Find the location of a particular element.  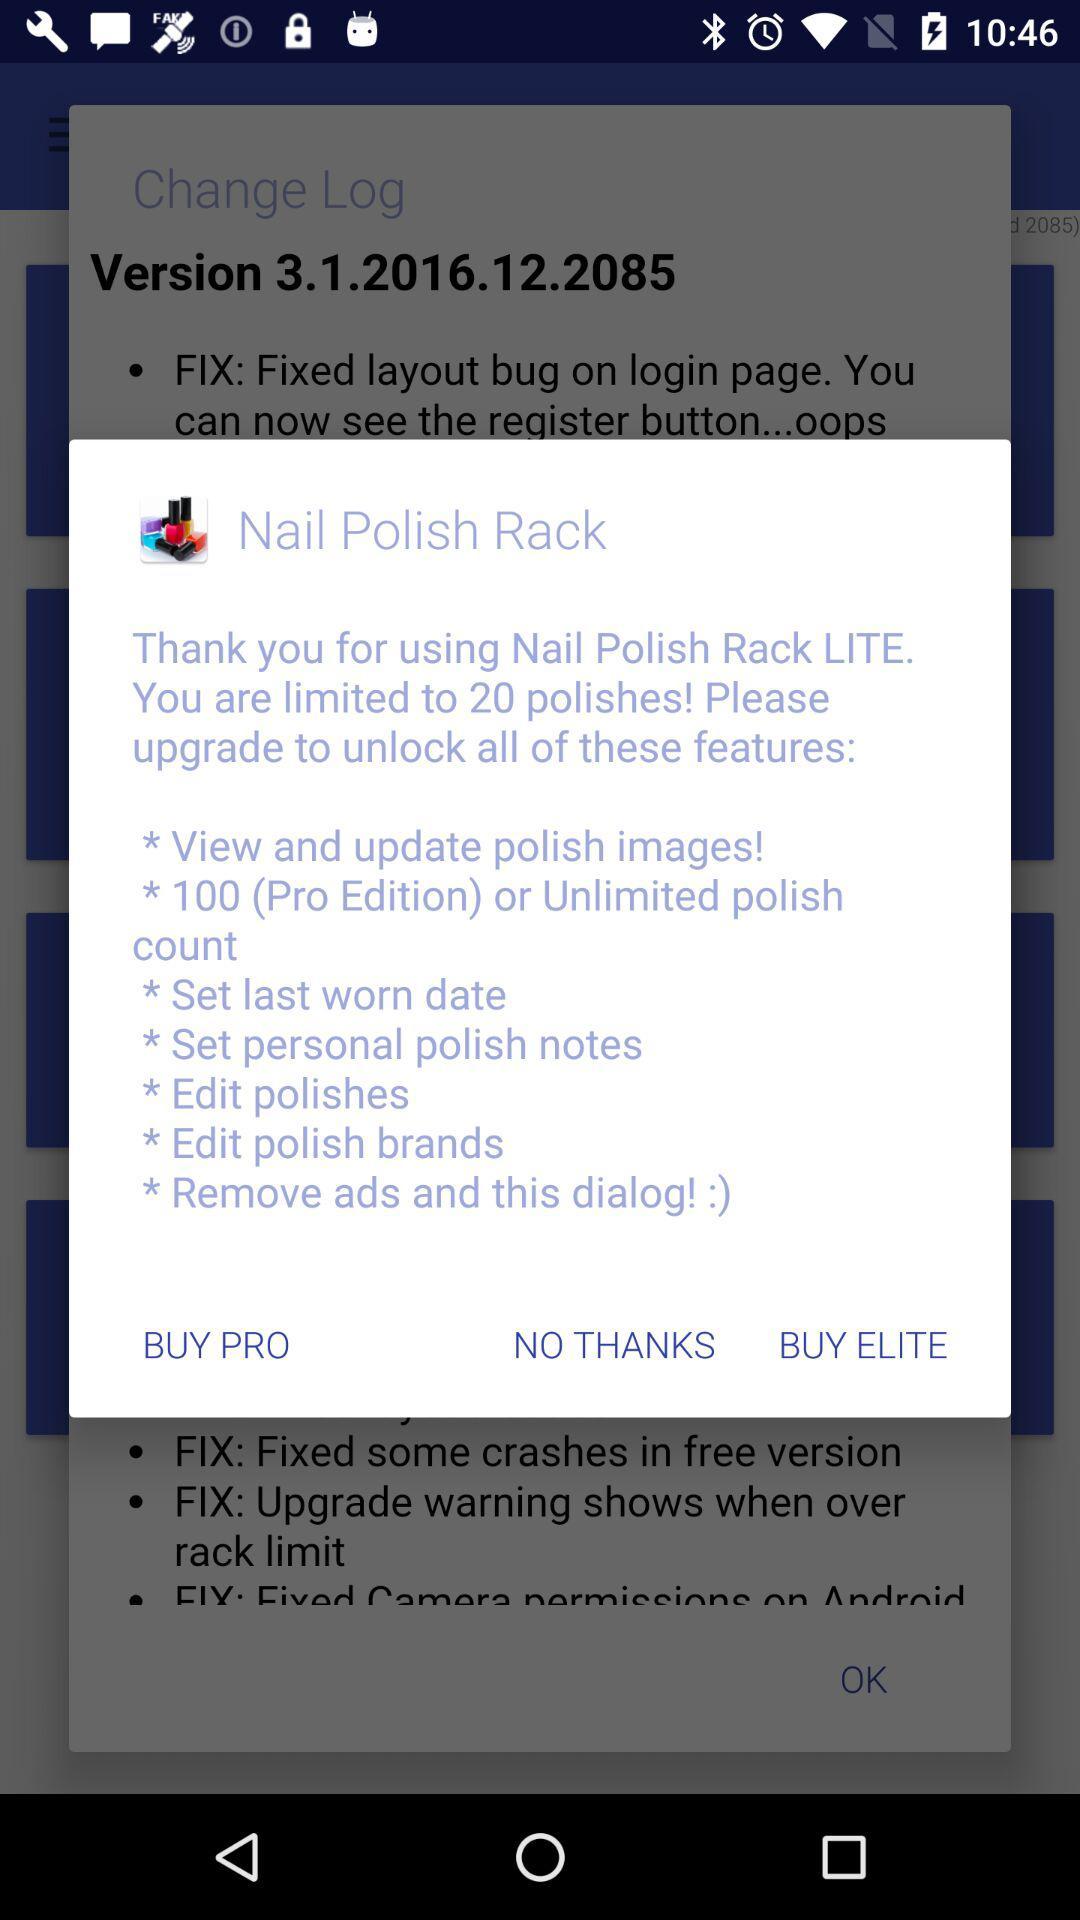

item to the right of the buy pro is located at coordinates (613, 1344).